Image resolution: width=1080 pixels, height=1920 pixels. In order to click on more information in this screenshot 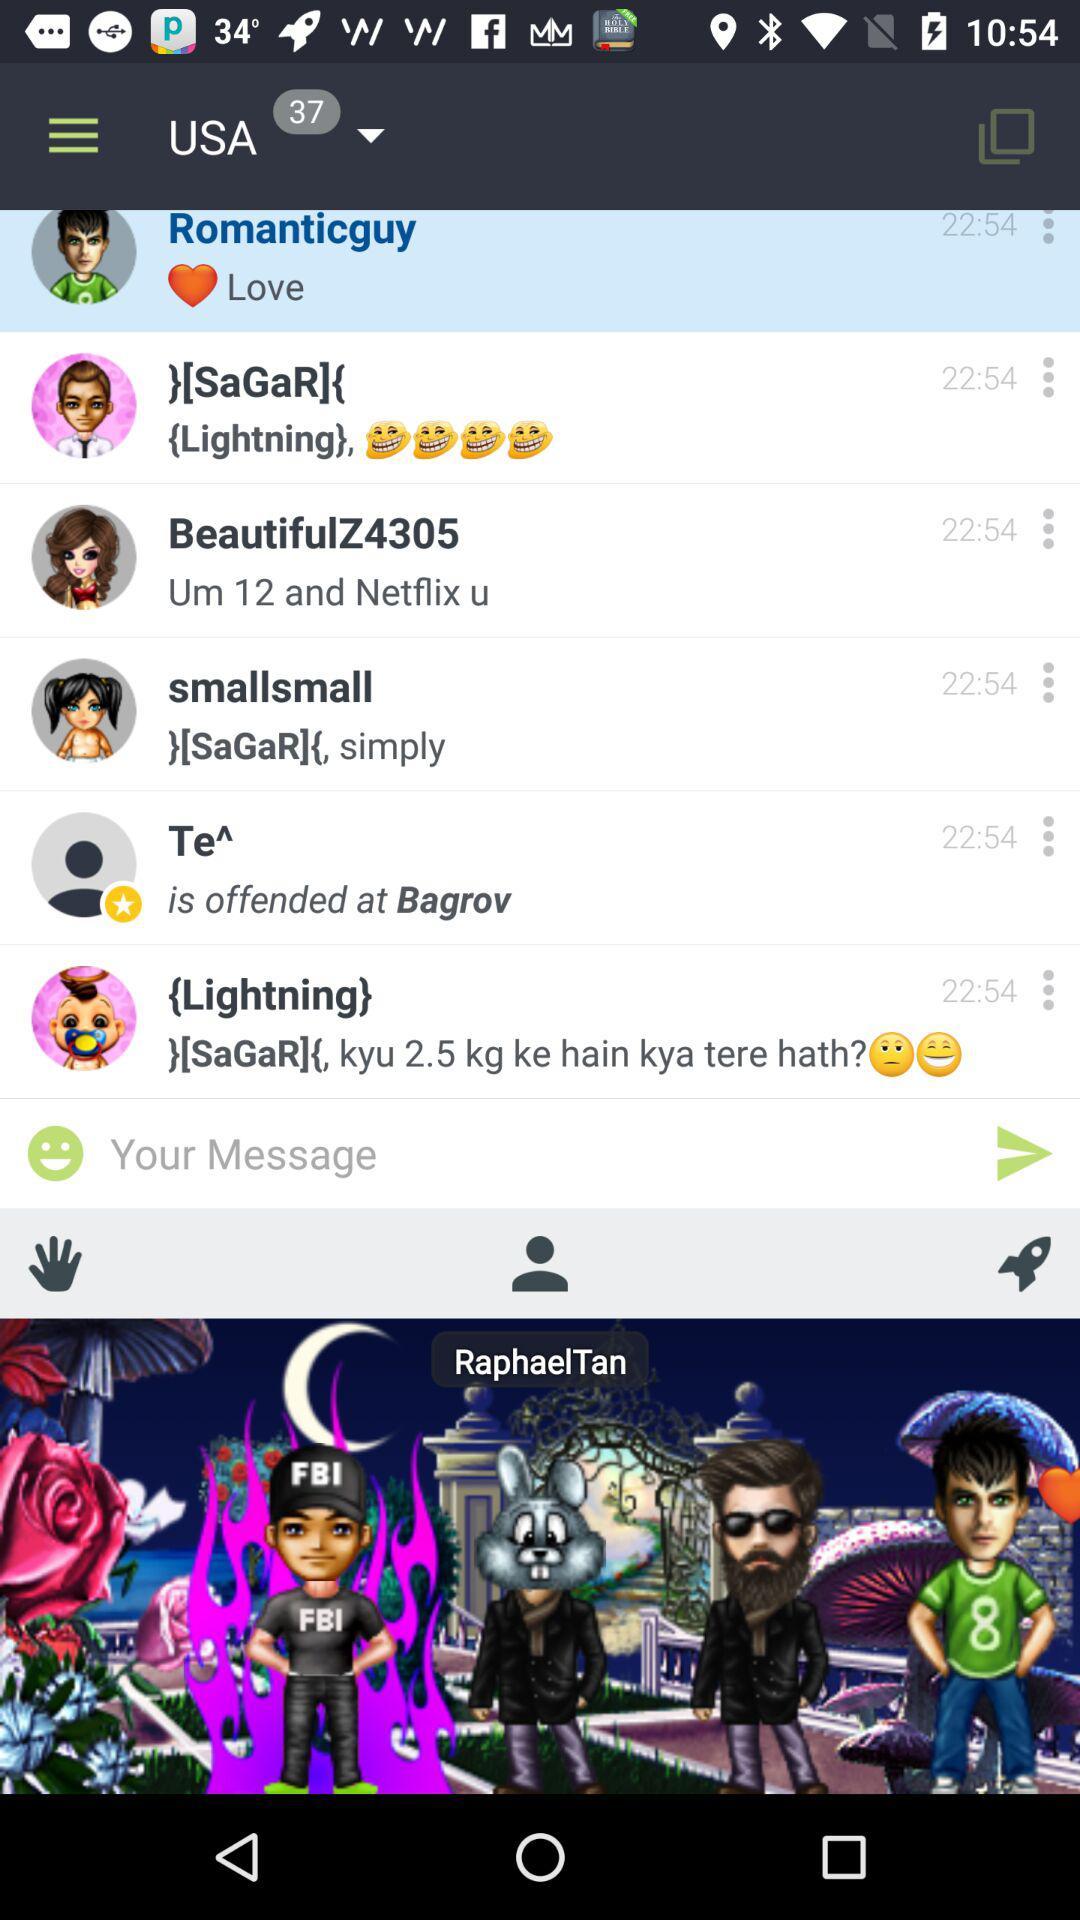, I will do `click(1047, 989)`.